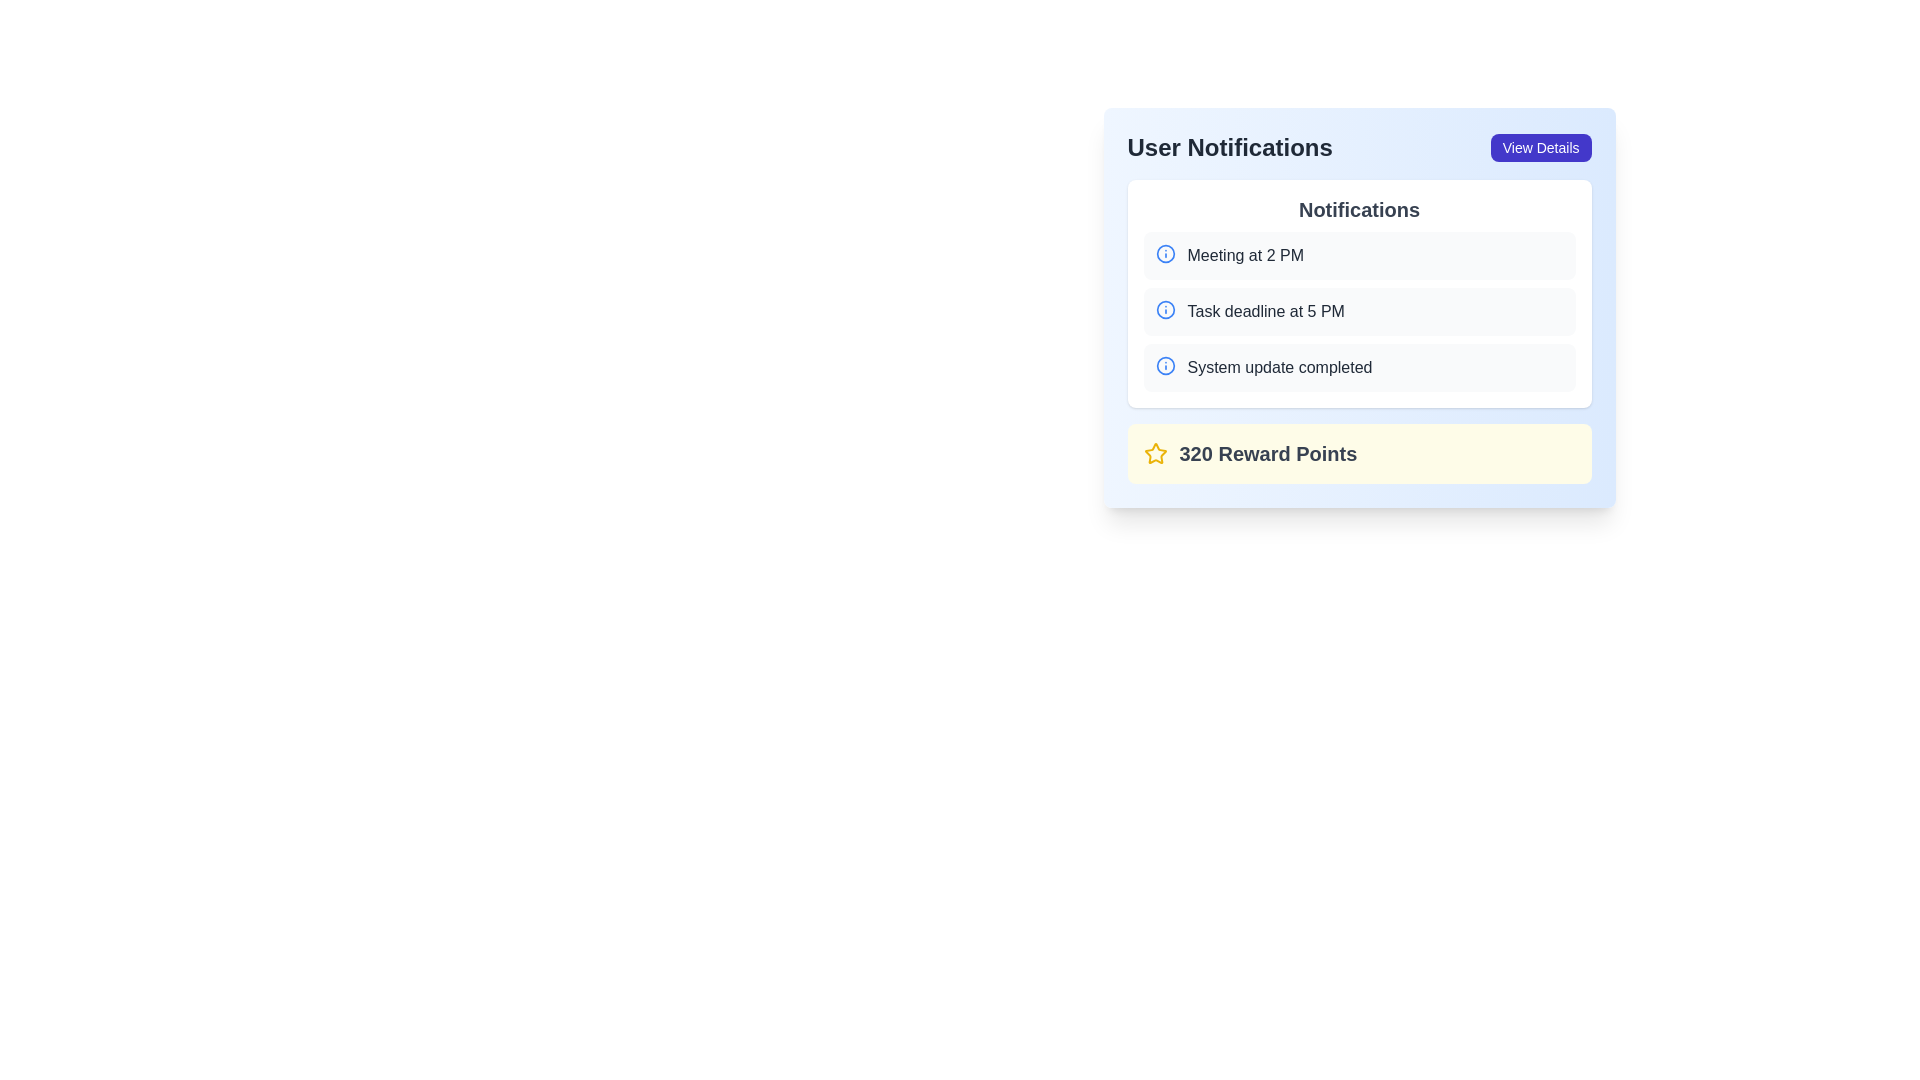  What do you see at coordinates (1359, 254) in the screenshot?
I see `the notification entry that informs the user of a scheduled meeting, which is the first item in the notifications list below the title 'Notifications'` at bounding box center [1359, 254].